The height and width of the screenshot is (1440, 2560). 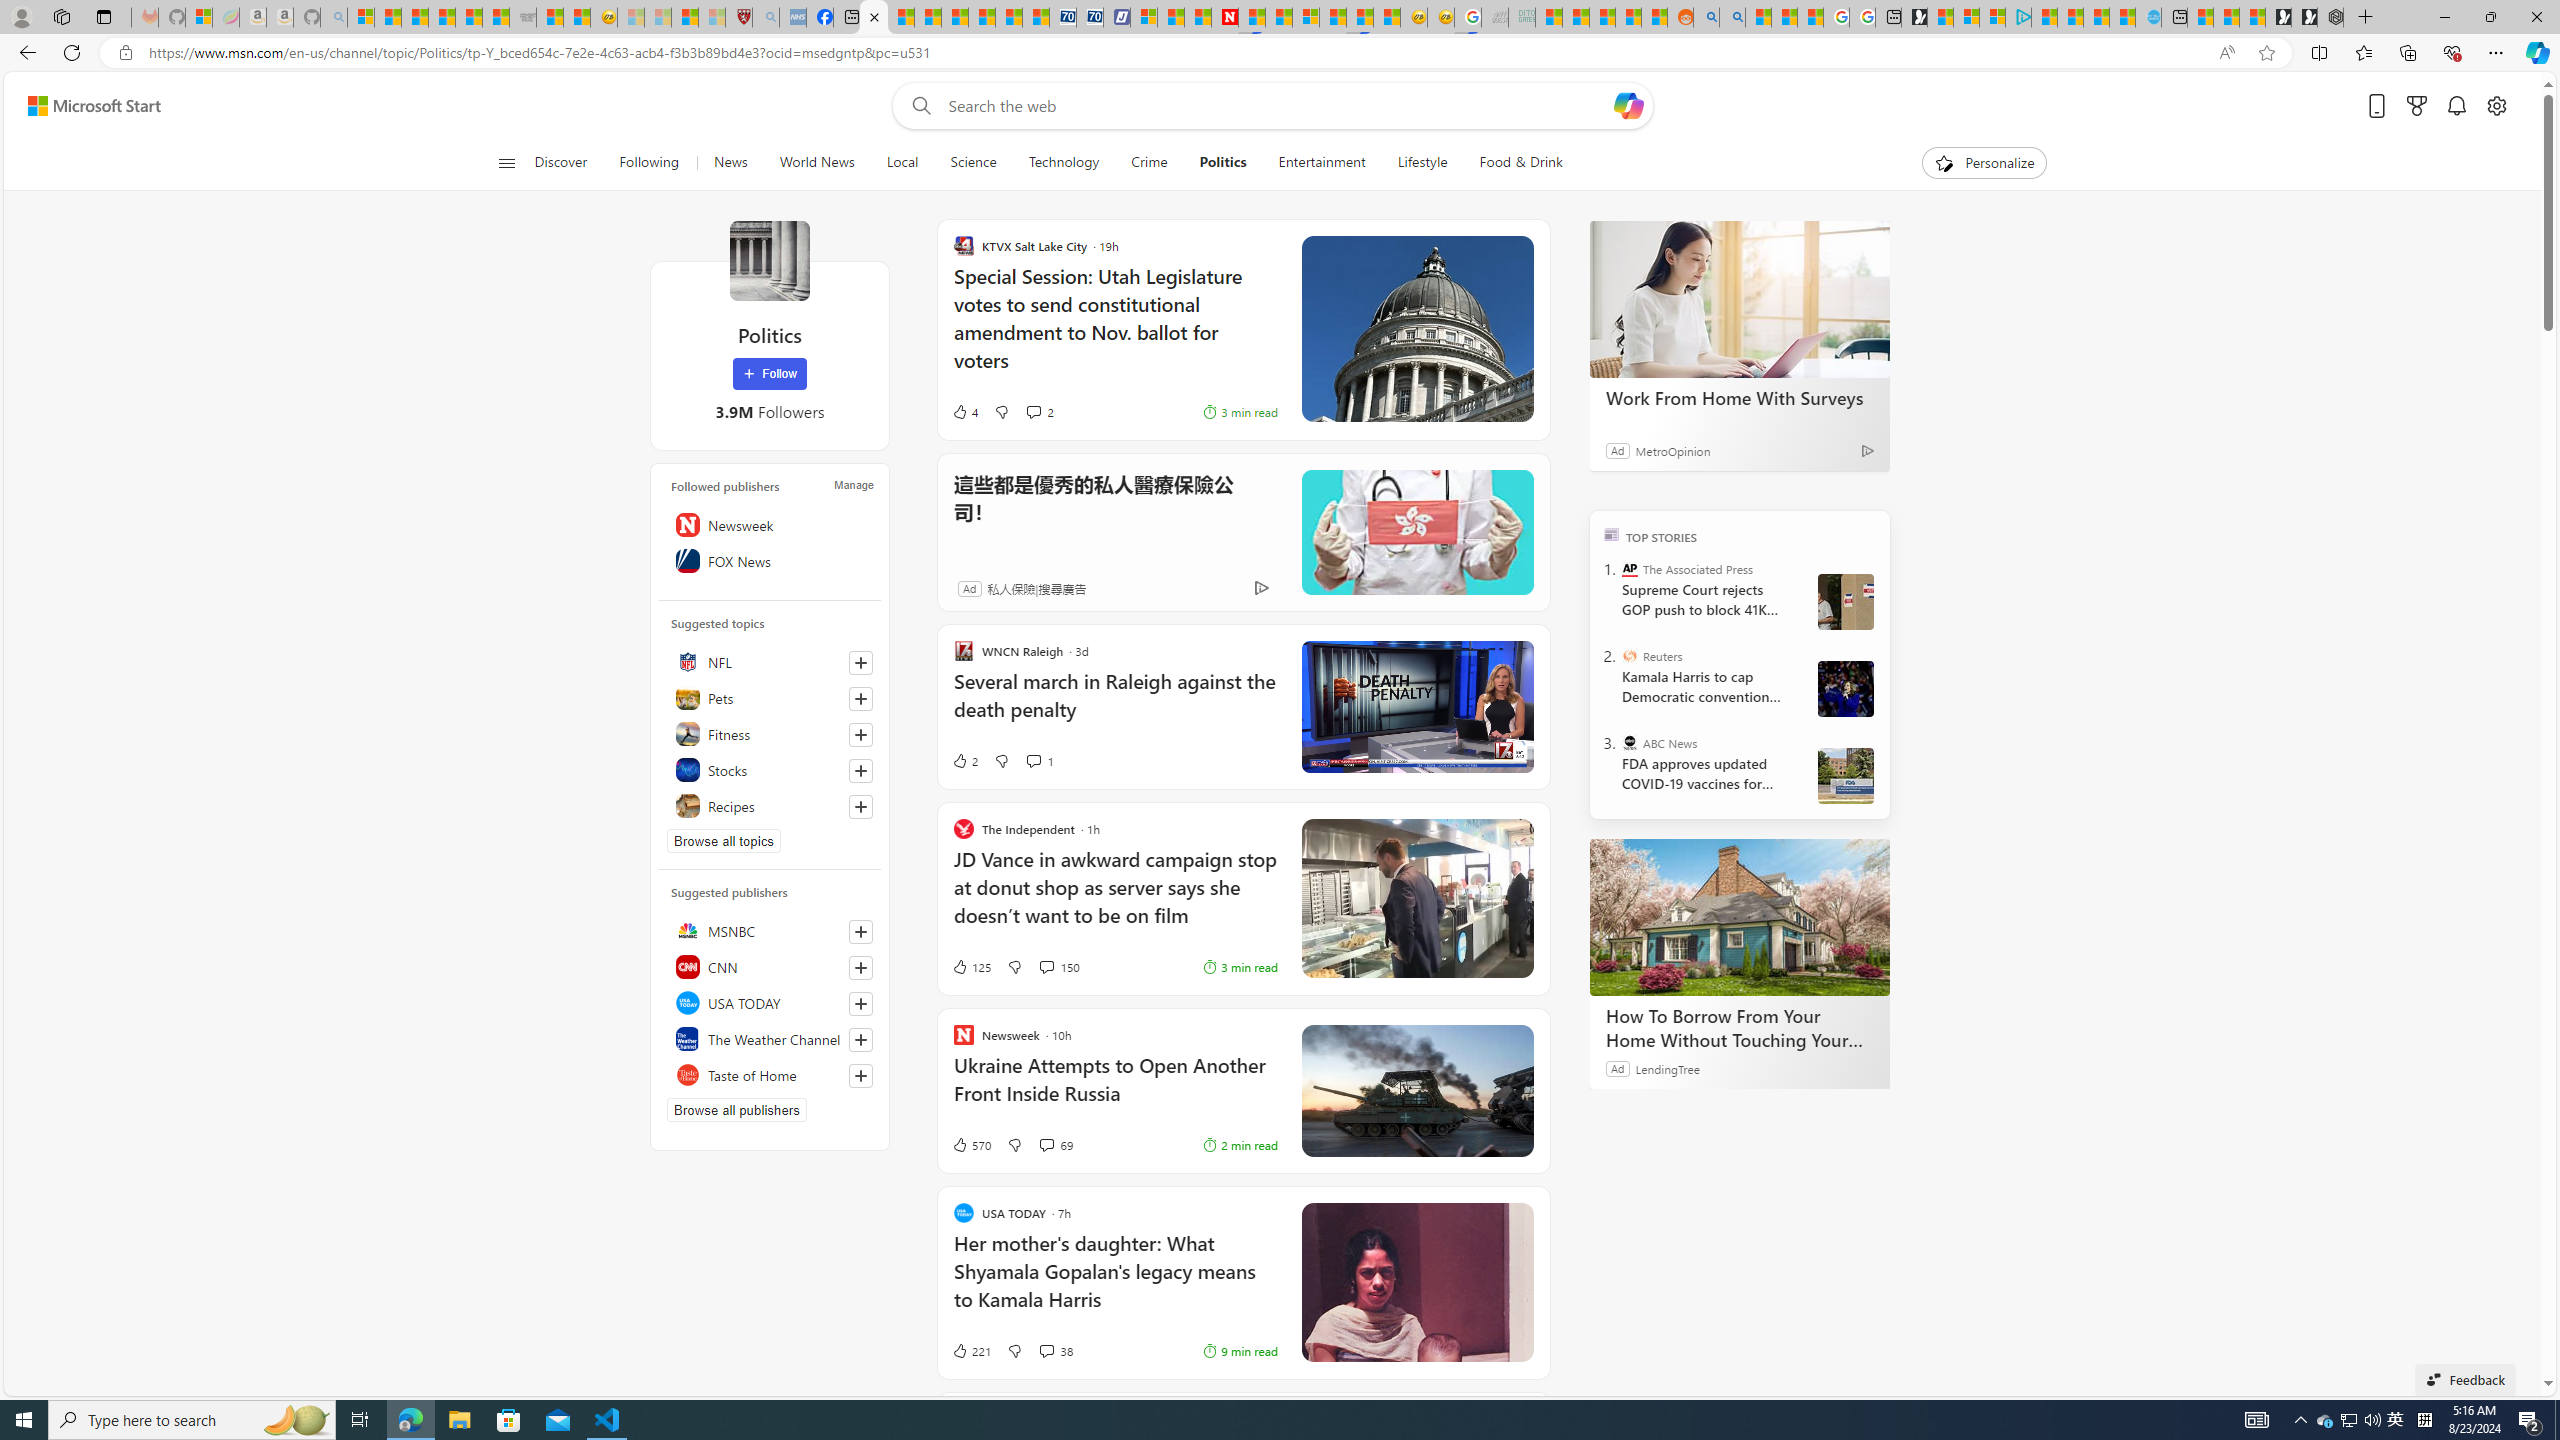 What do you see at coordinates (1630, 654) in the screenshot?
I see `'Reuters'` at bounding box center [1630, 654].